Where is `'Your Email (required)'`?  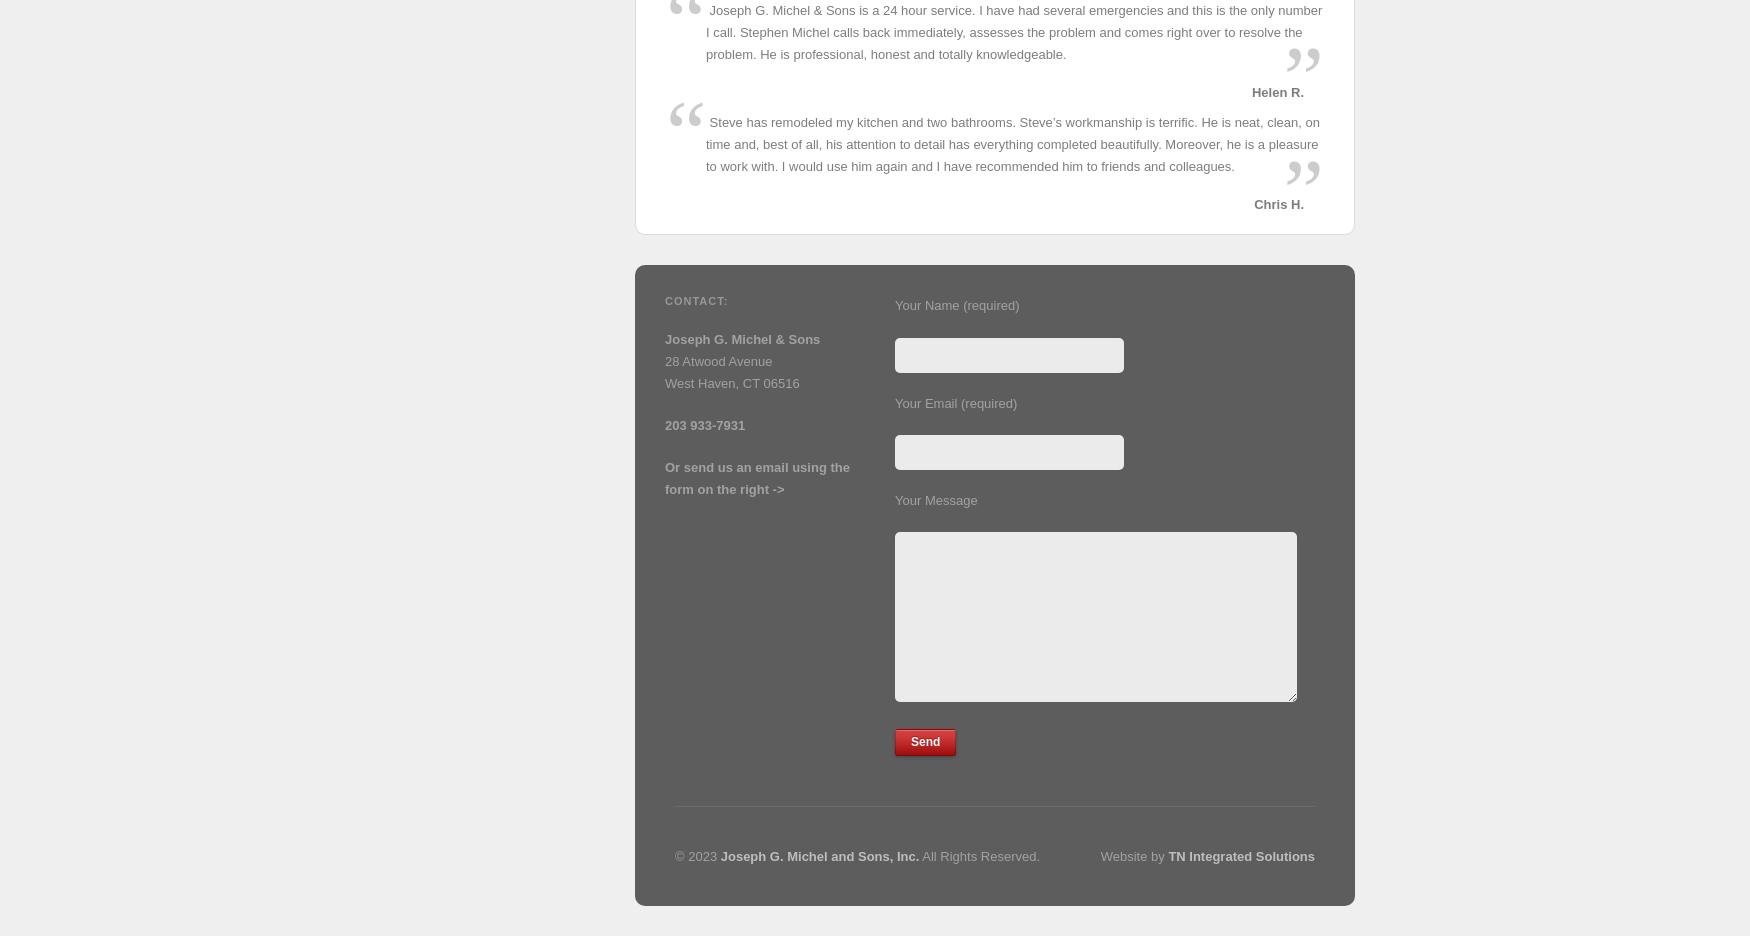 'Your Email (required)' is located at coordinates (956, 401).